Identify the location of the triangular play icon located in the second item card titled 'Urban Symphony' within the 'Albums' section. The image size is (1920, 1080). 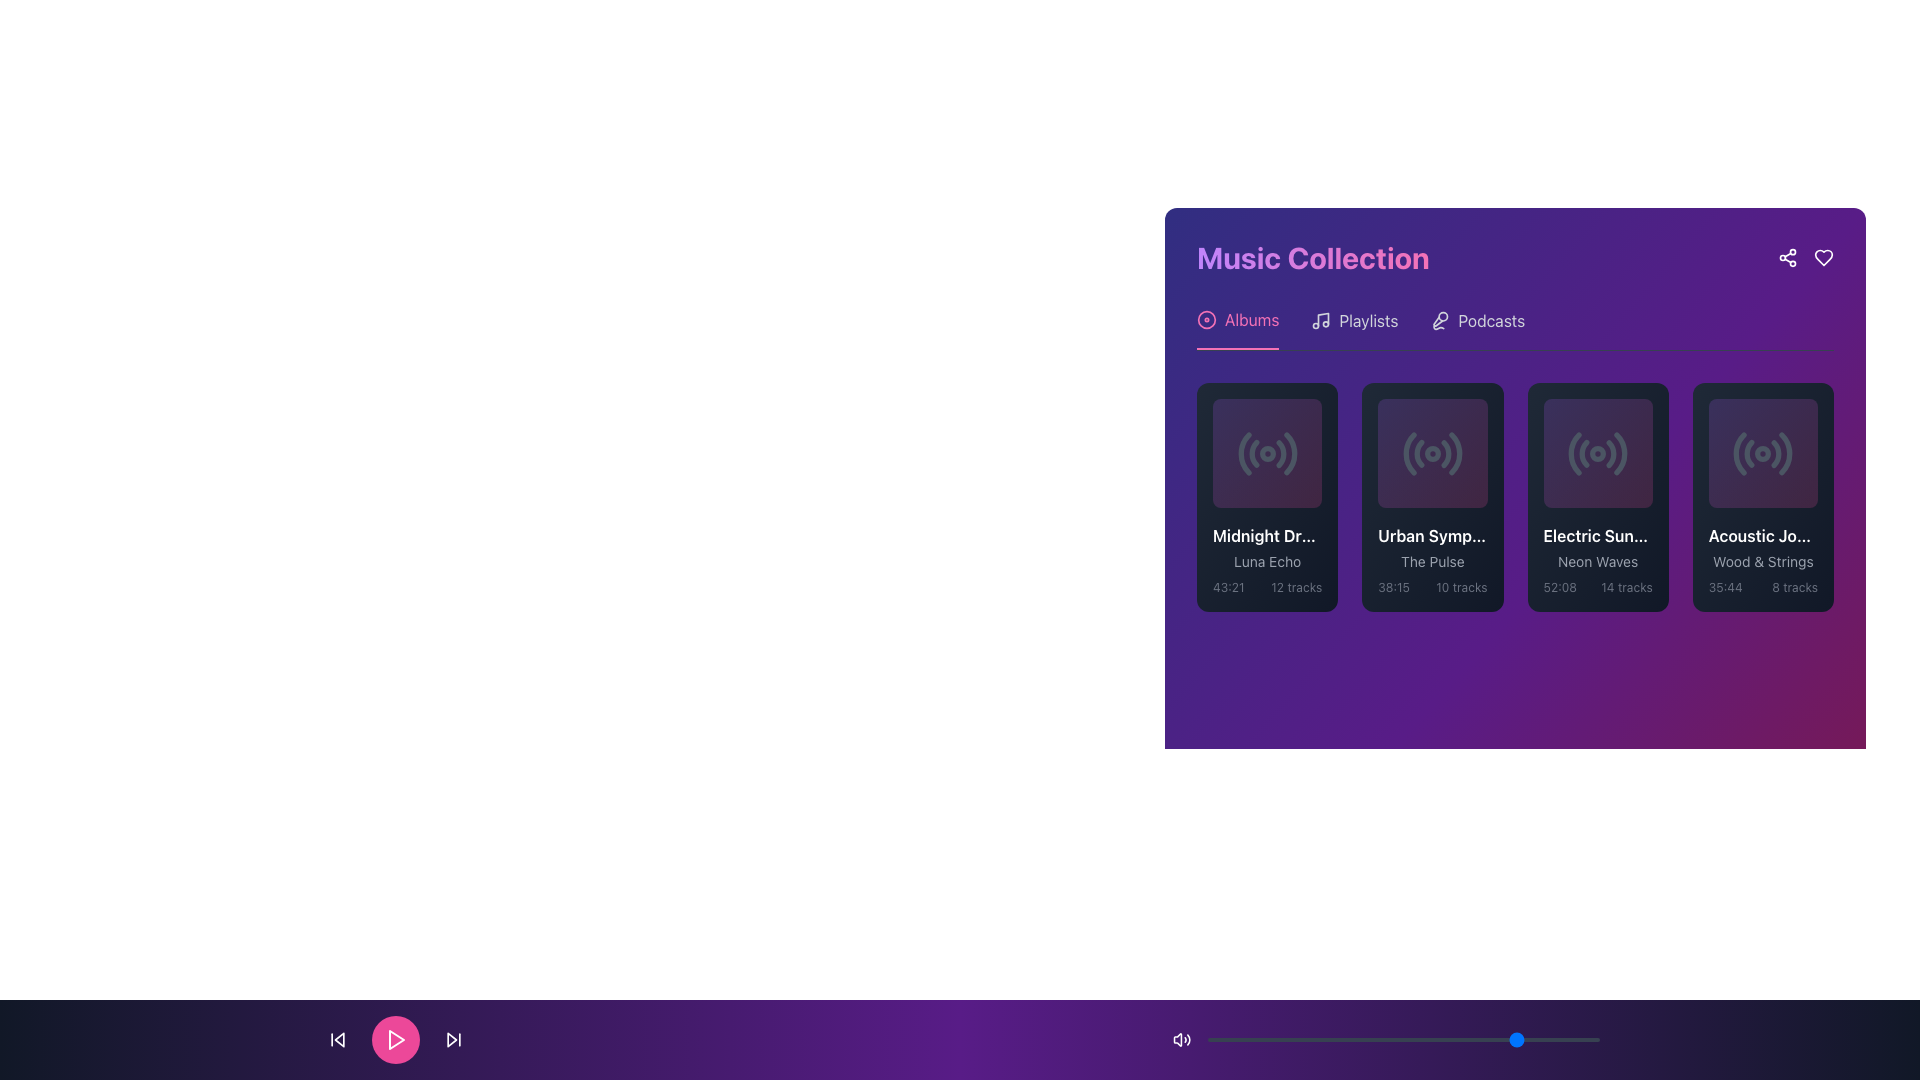
(1432, 453).